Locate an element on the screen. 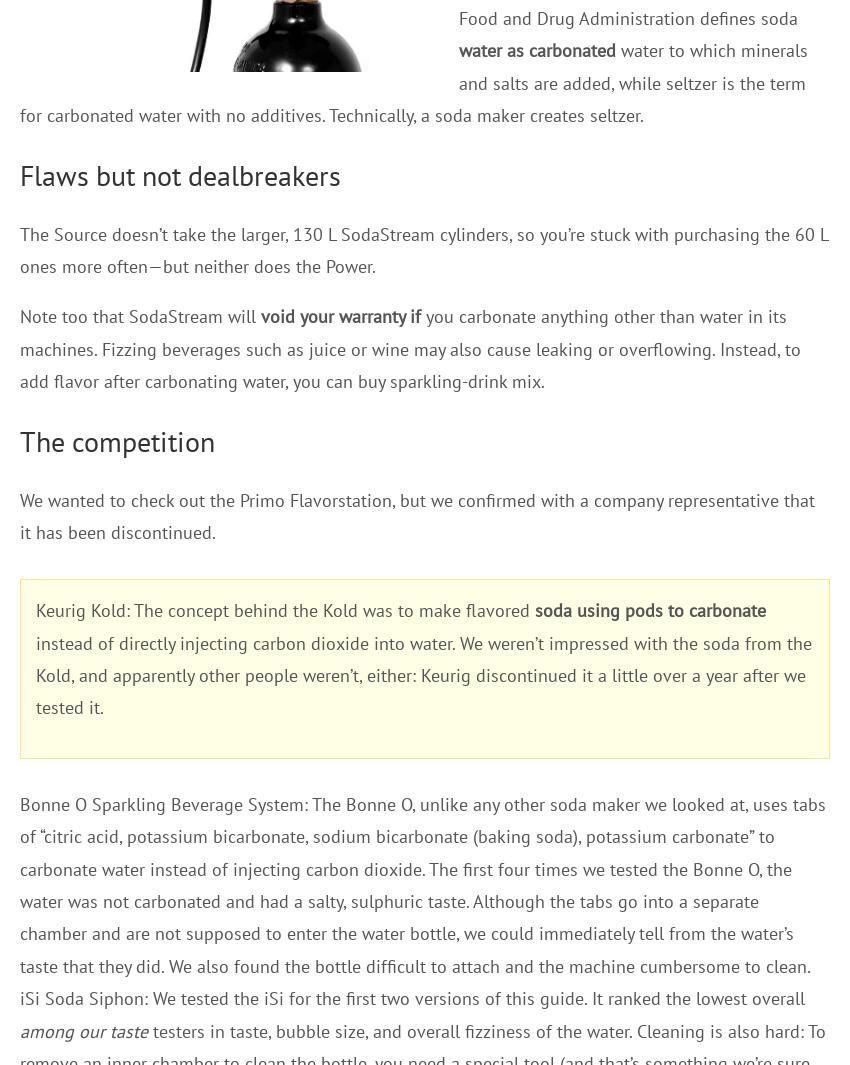  'The Source doesn’t take the larger, 130 L SodaStream cylinders, so you’re stuck with purchasing the 60 L ones more often—but neither does the Power.' is located at coordinates (423, 248).